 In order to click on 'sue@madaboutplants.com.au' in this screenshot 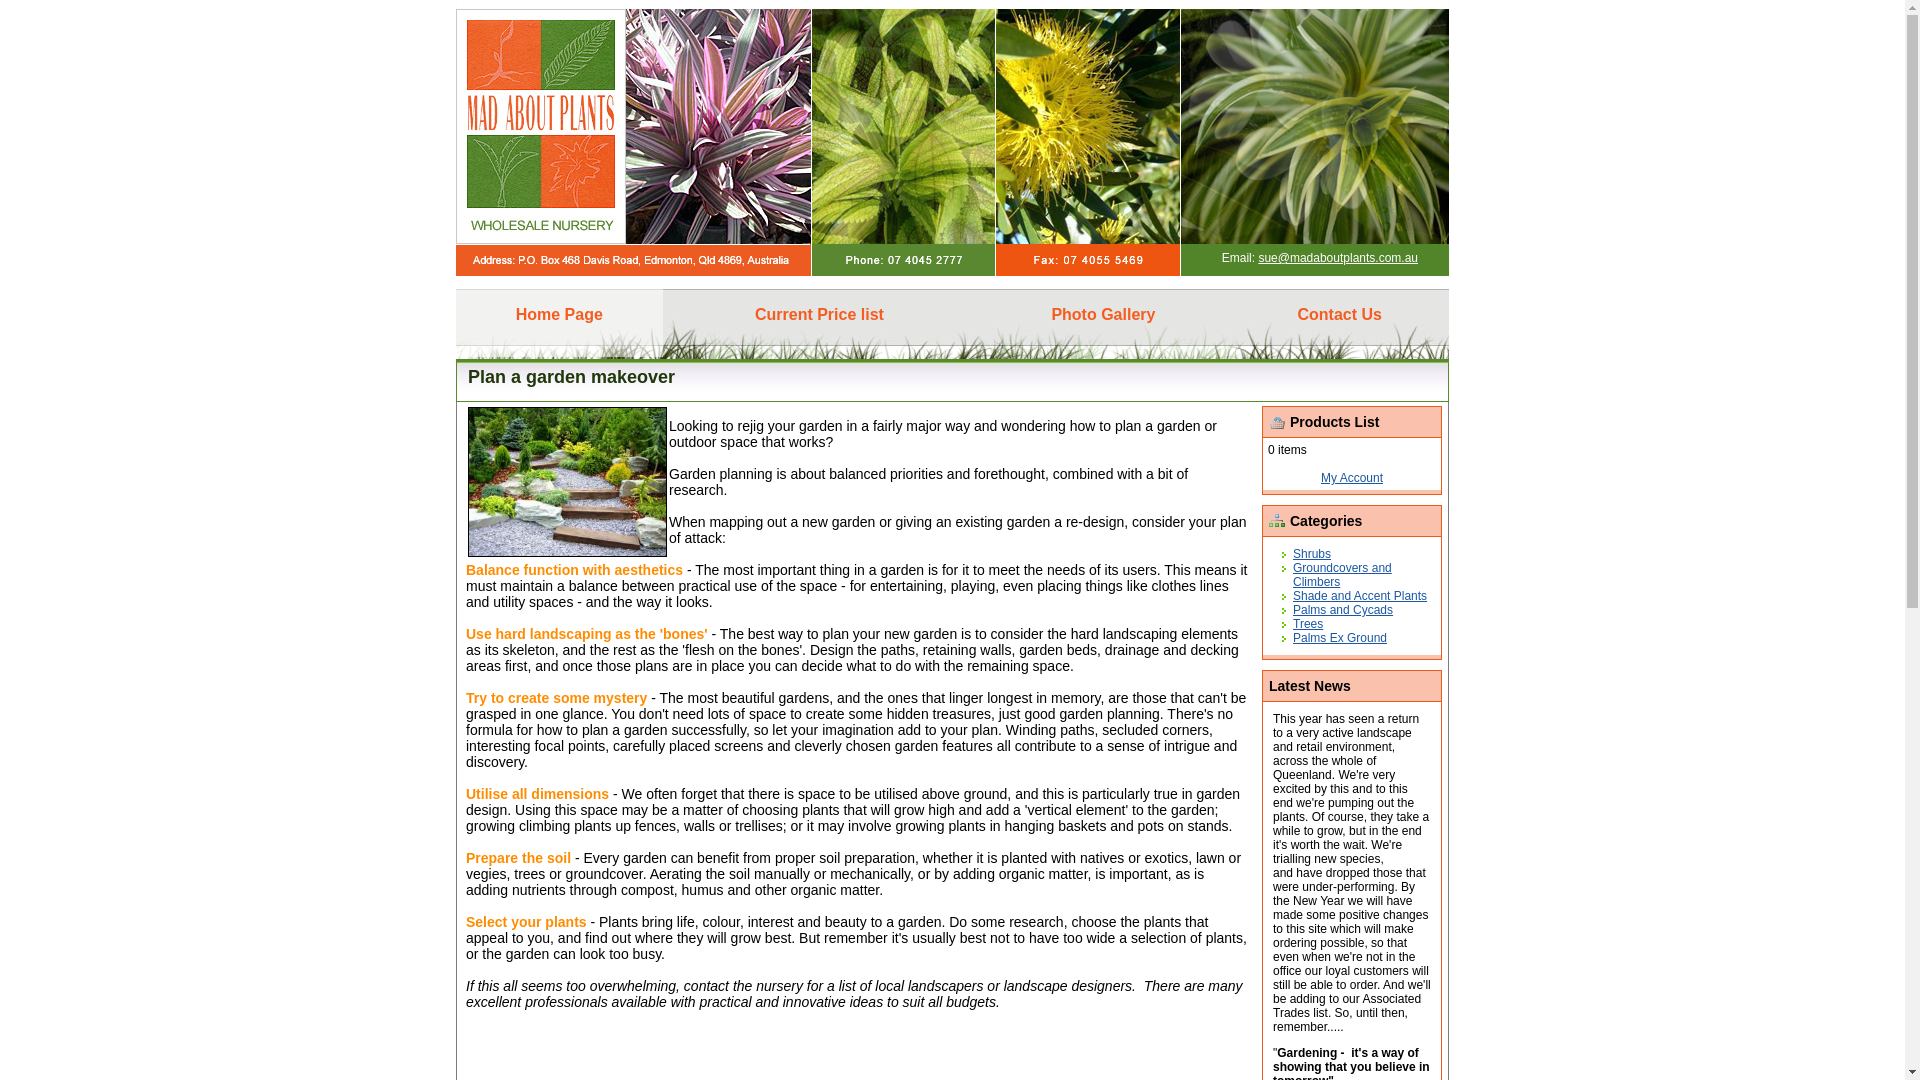, I will do `click(1338, 257)`.